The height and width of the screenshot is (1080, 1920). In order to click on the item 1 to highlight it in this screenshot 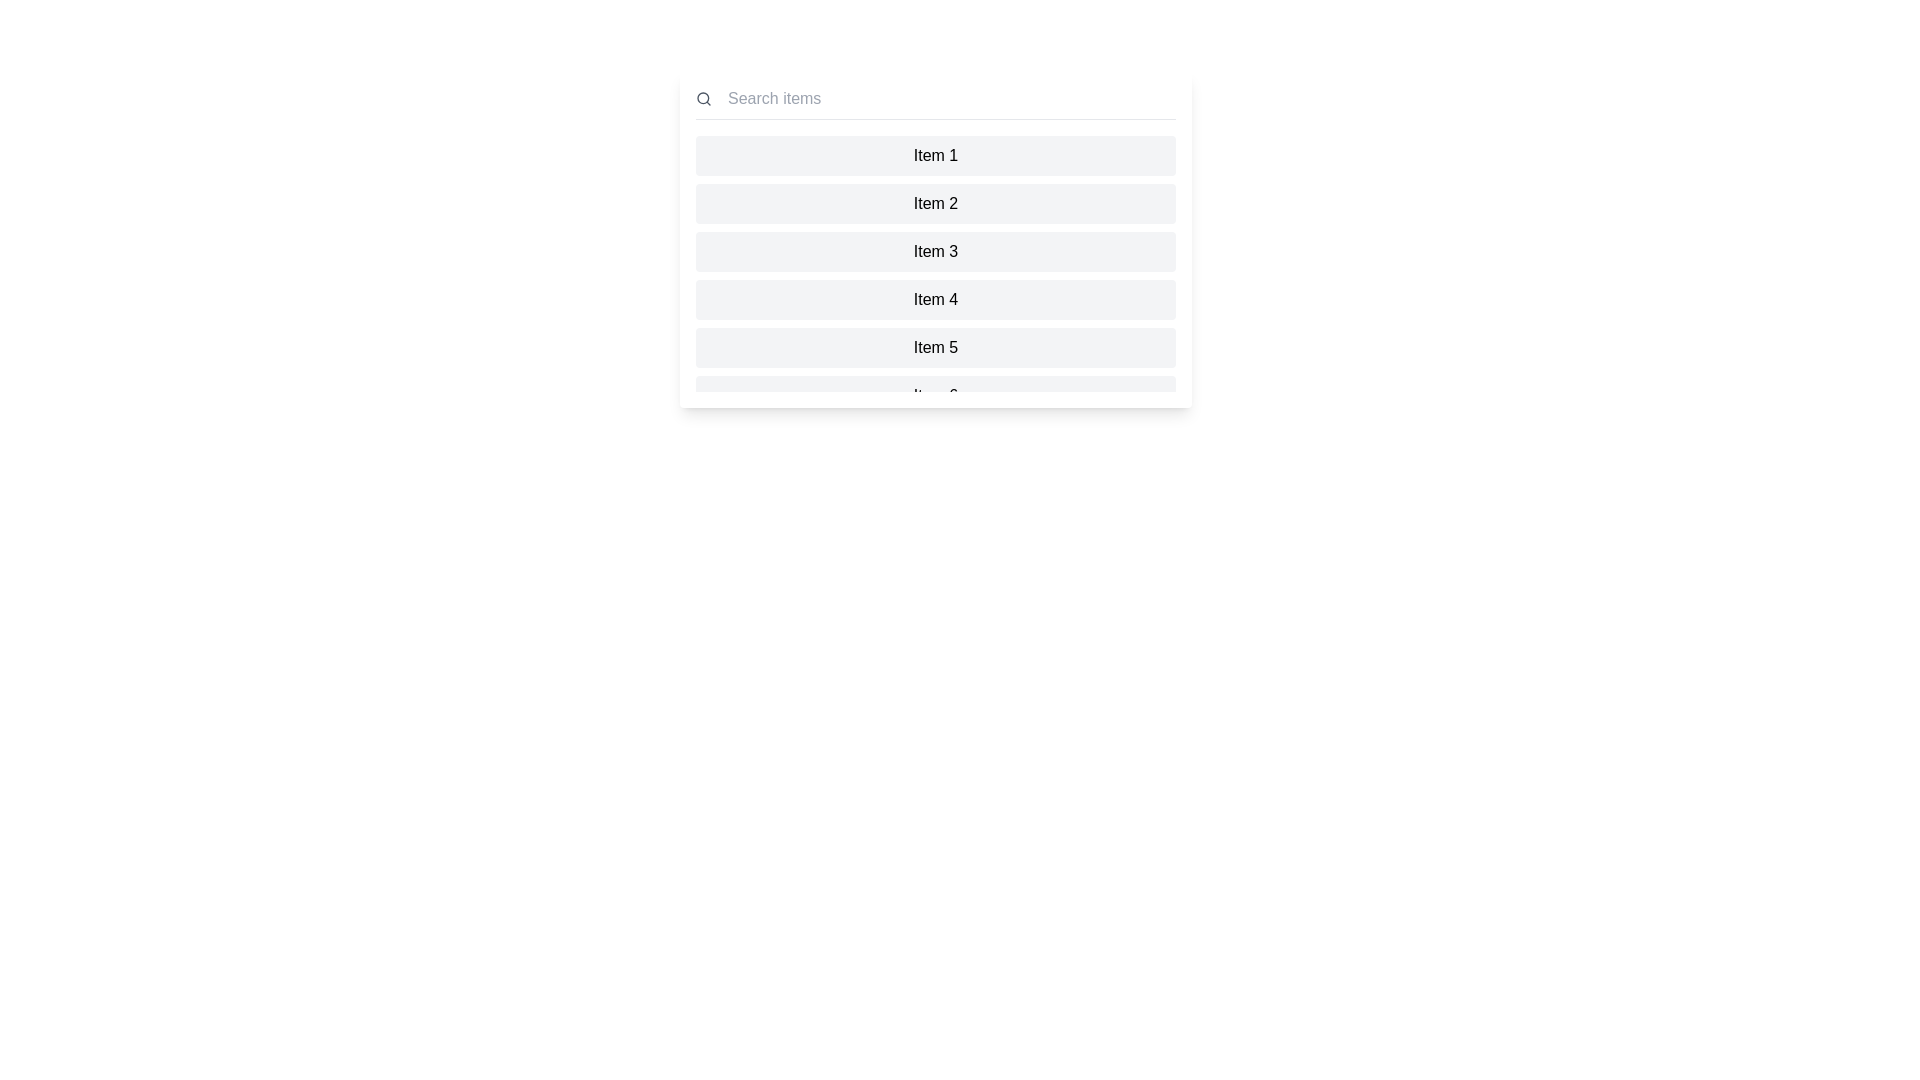, I will do `click(935, 154)`.